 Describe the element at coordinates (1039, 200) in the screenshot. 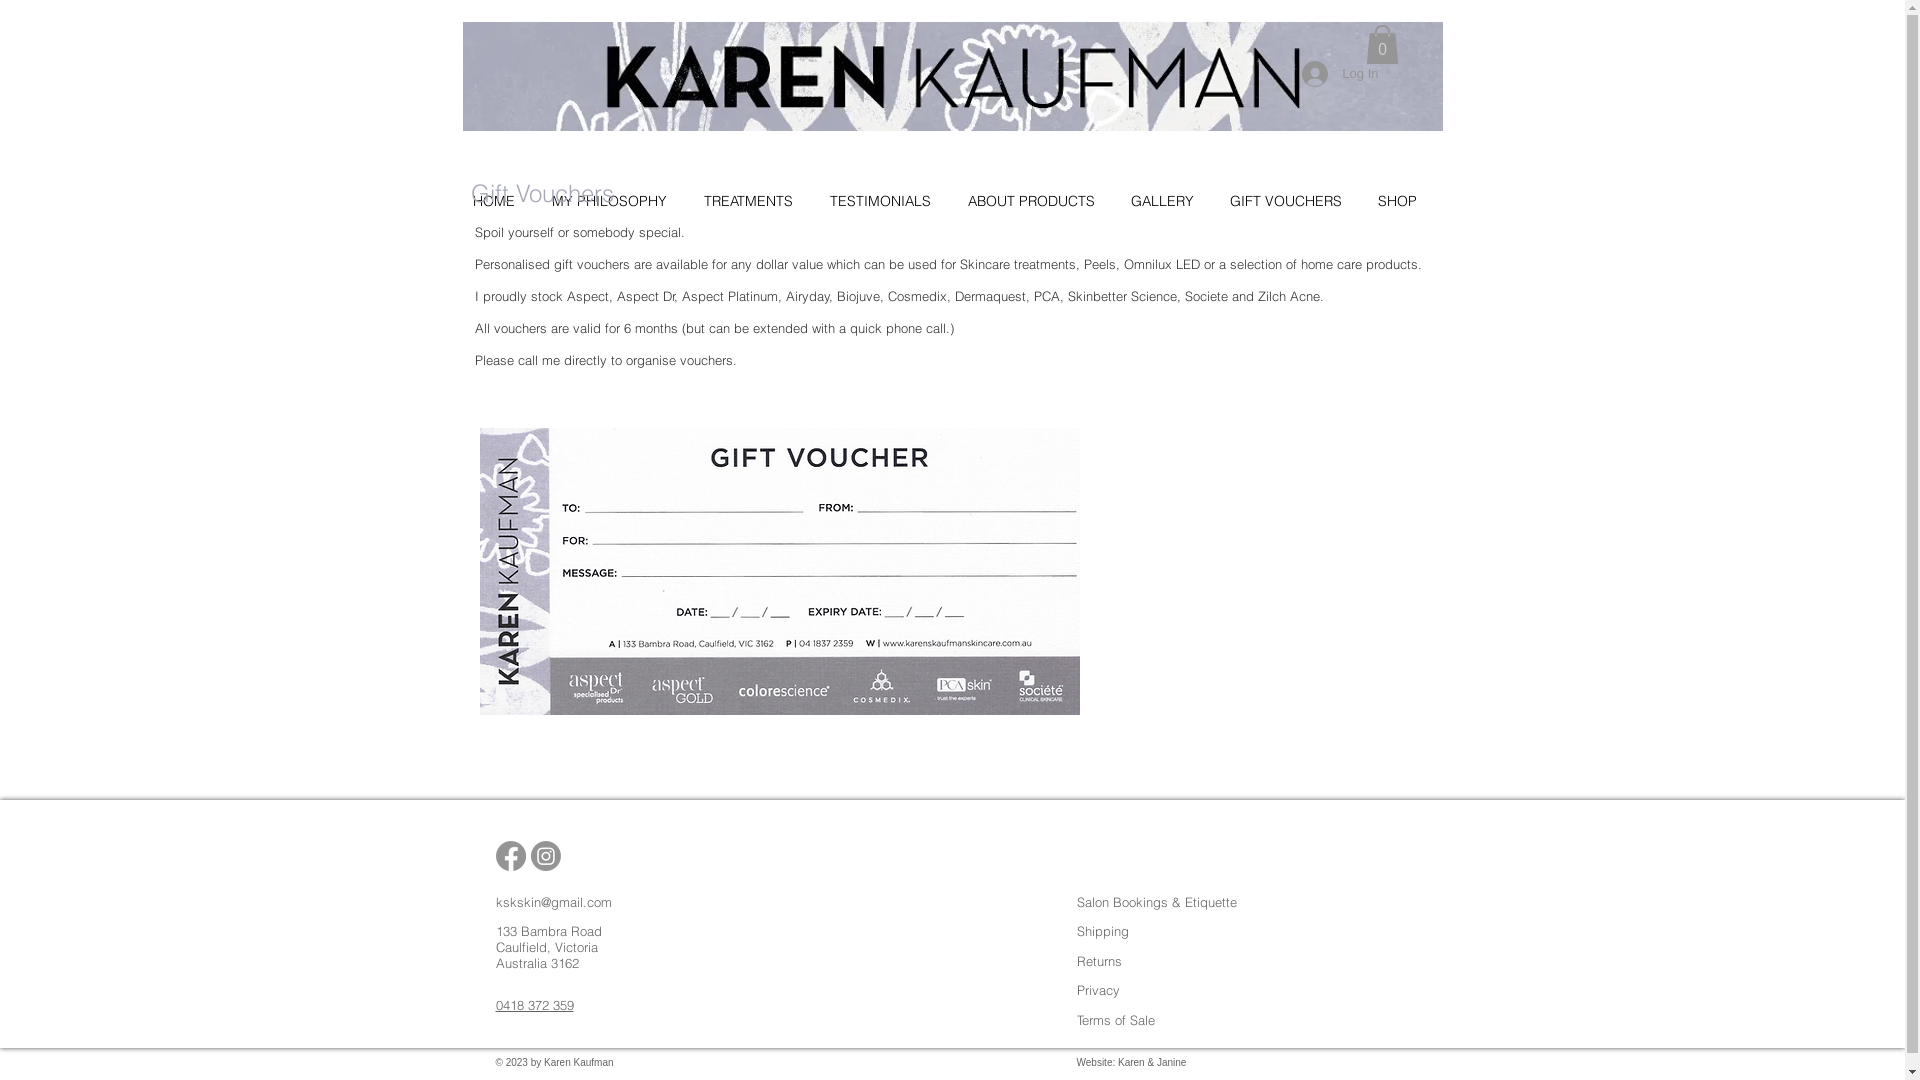

I see `'ABOUT PRODUCTS'` at that location.